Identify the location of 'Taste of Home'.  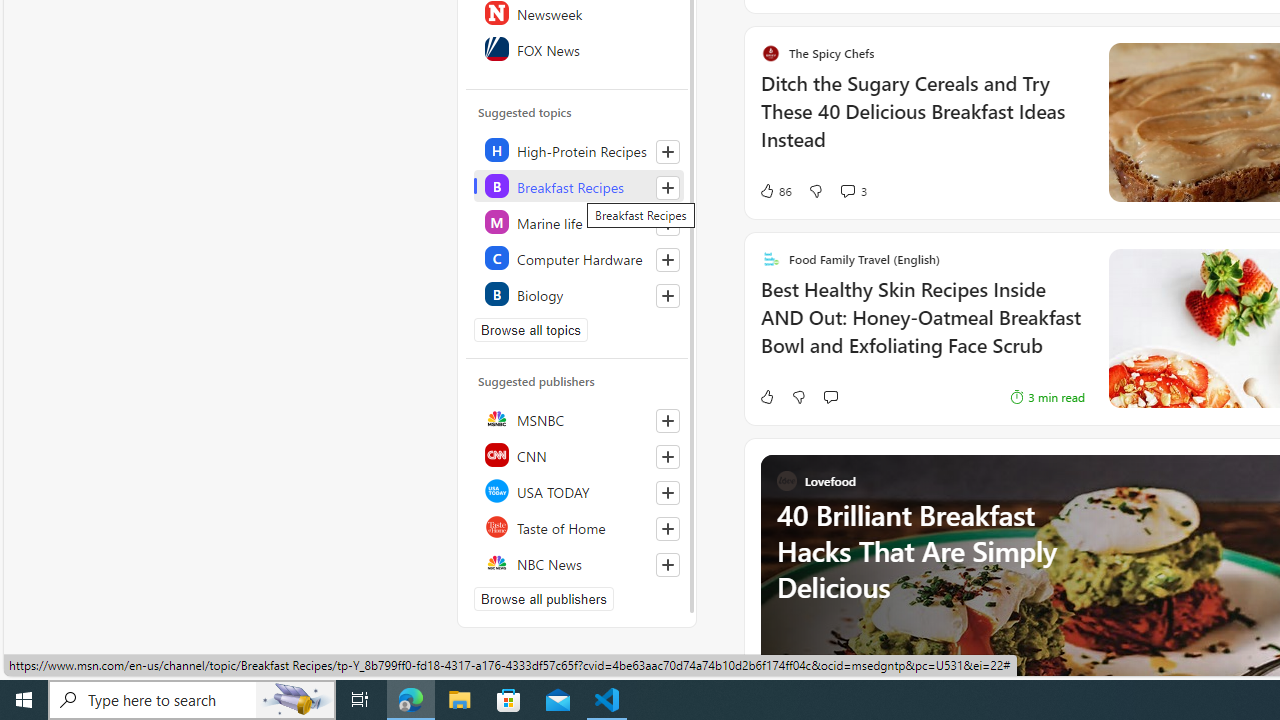
(577, 526).